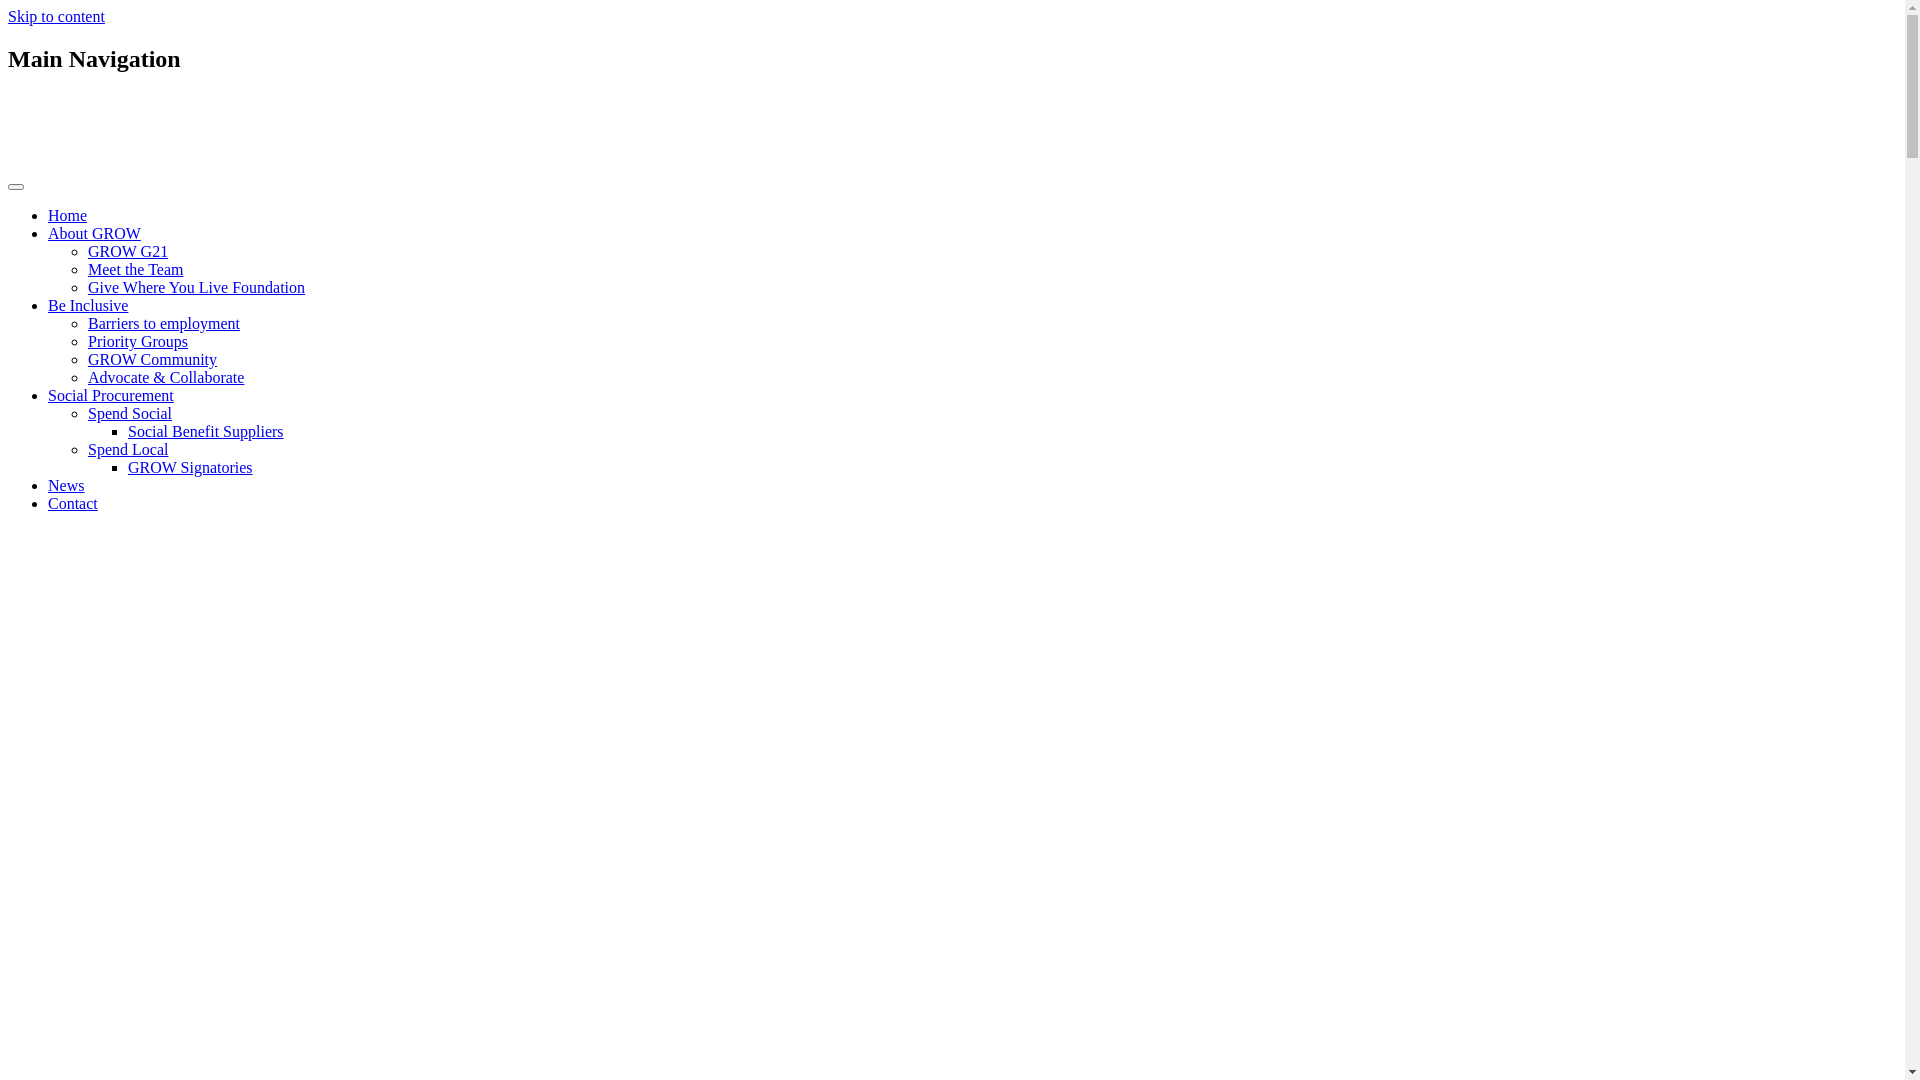 The height and width of the screenshot is (1080, 1920). What do you see at coordinates (67, 215) in the screenshot?
I see `'Home'` at bounding box center [67, 215].